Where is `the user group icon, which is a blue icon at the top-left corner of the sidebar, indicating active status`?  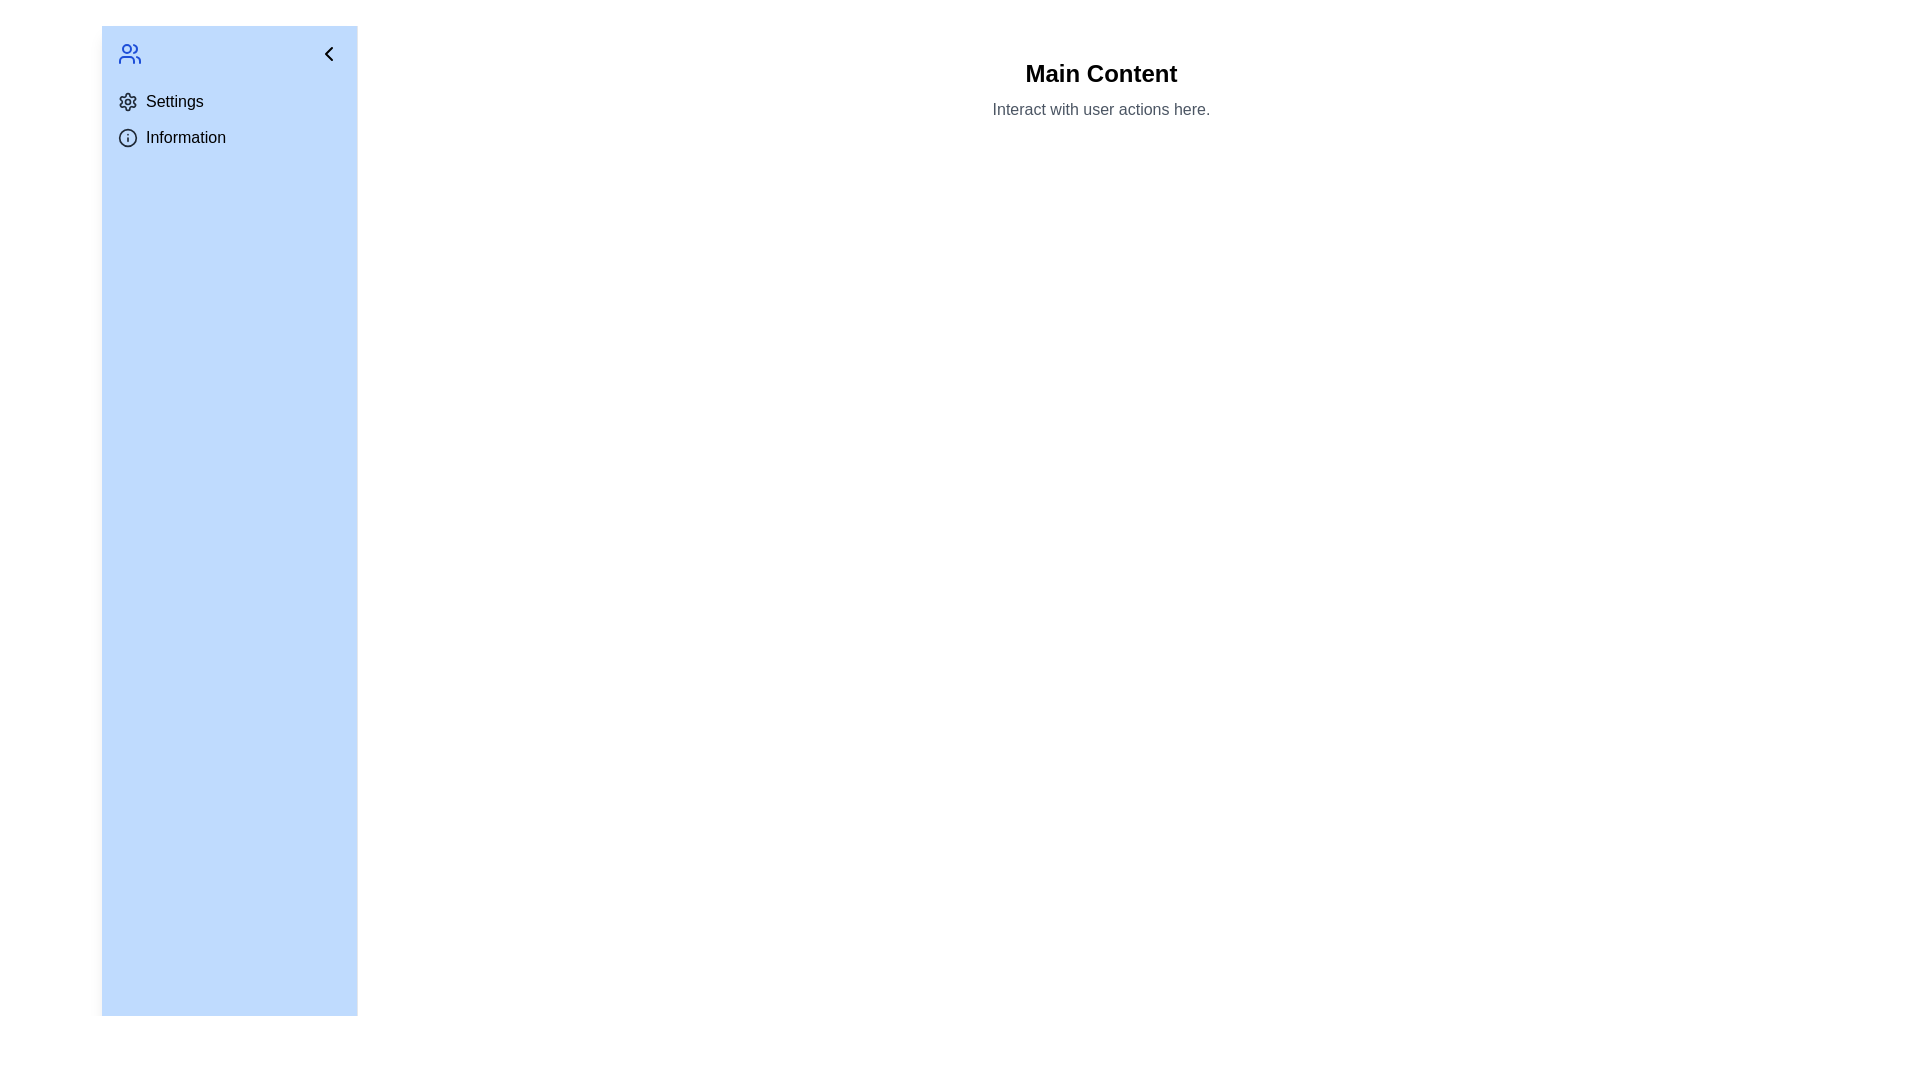 the user group icon, which is a blue icon at the top-left corner of the sidebar, indicating active status is located at coordinates (128, 53).